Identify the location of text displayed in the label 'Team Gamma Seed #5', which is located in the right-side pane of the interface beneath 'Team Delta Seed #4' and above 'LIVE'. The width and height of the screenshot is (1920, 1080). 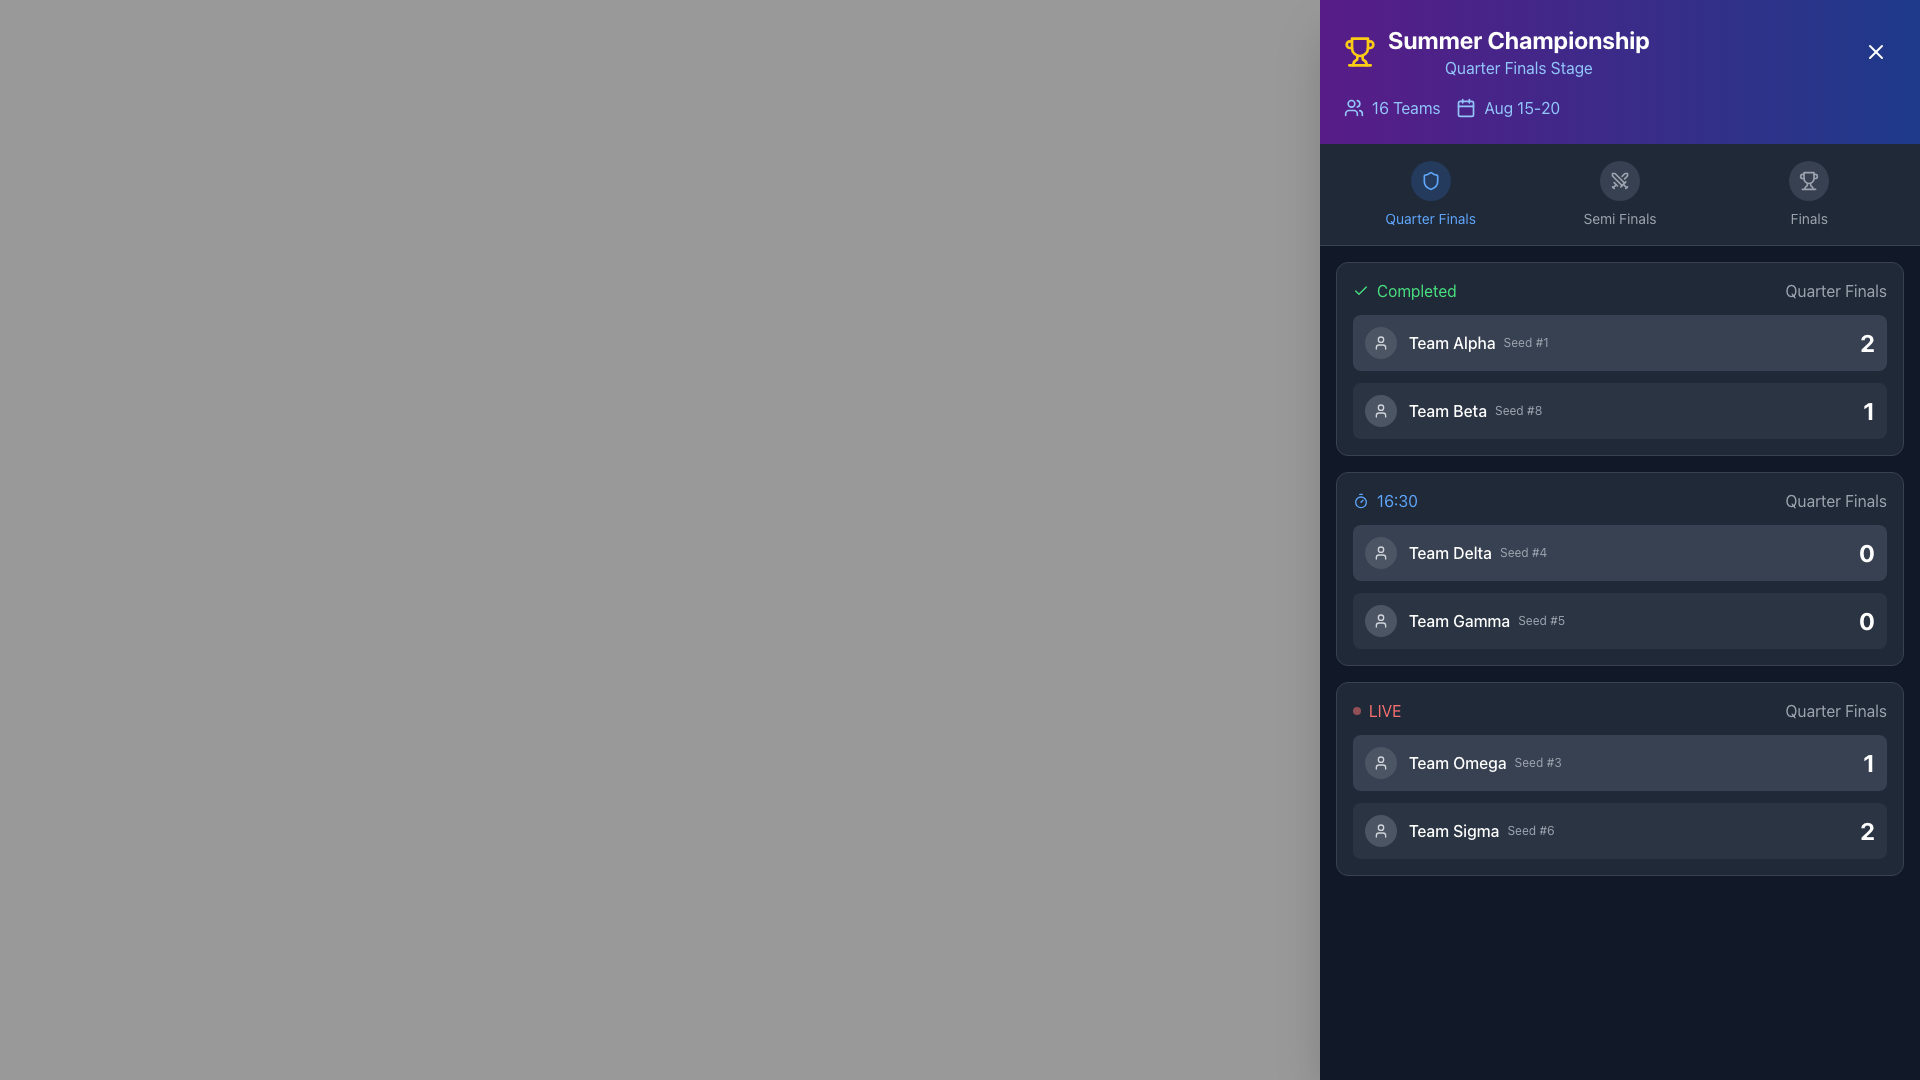
(1465, 620).